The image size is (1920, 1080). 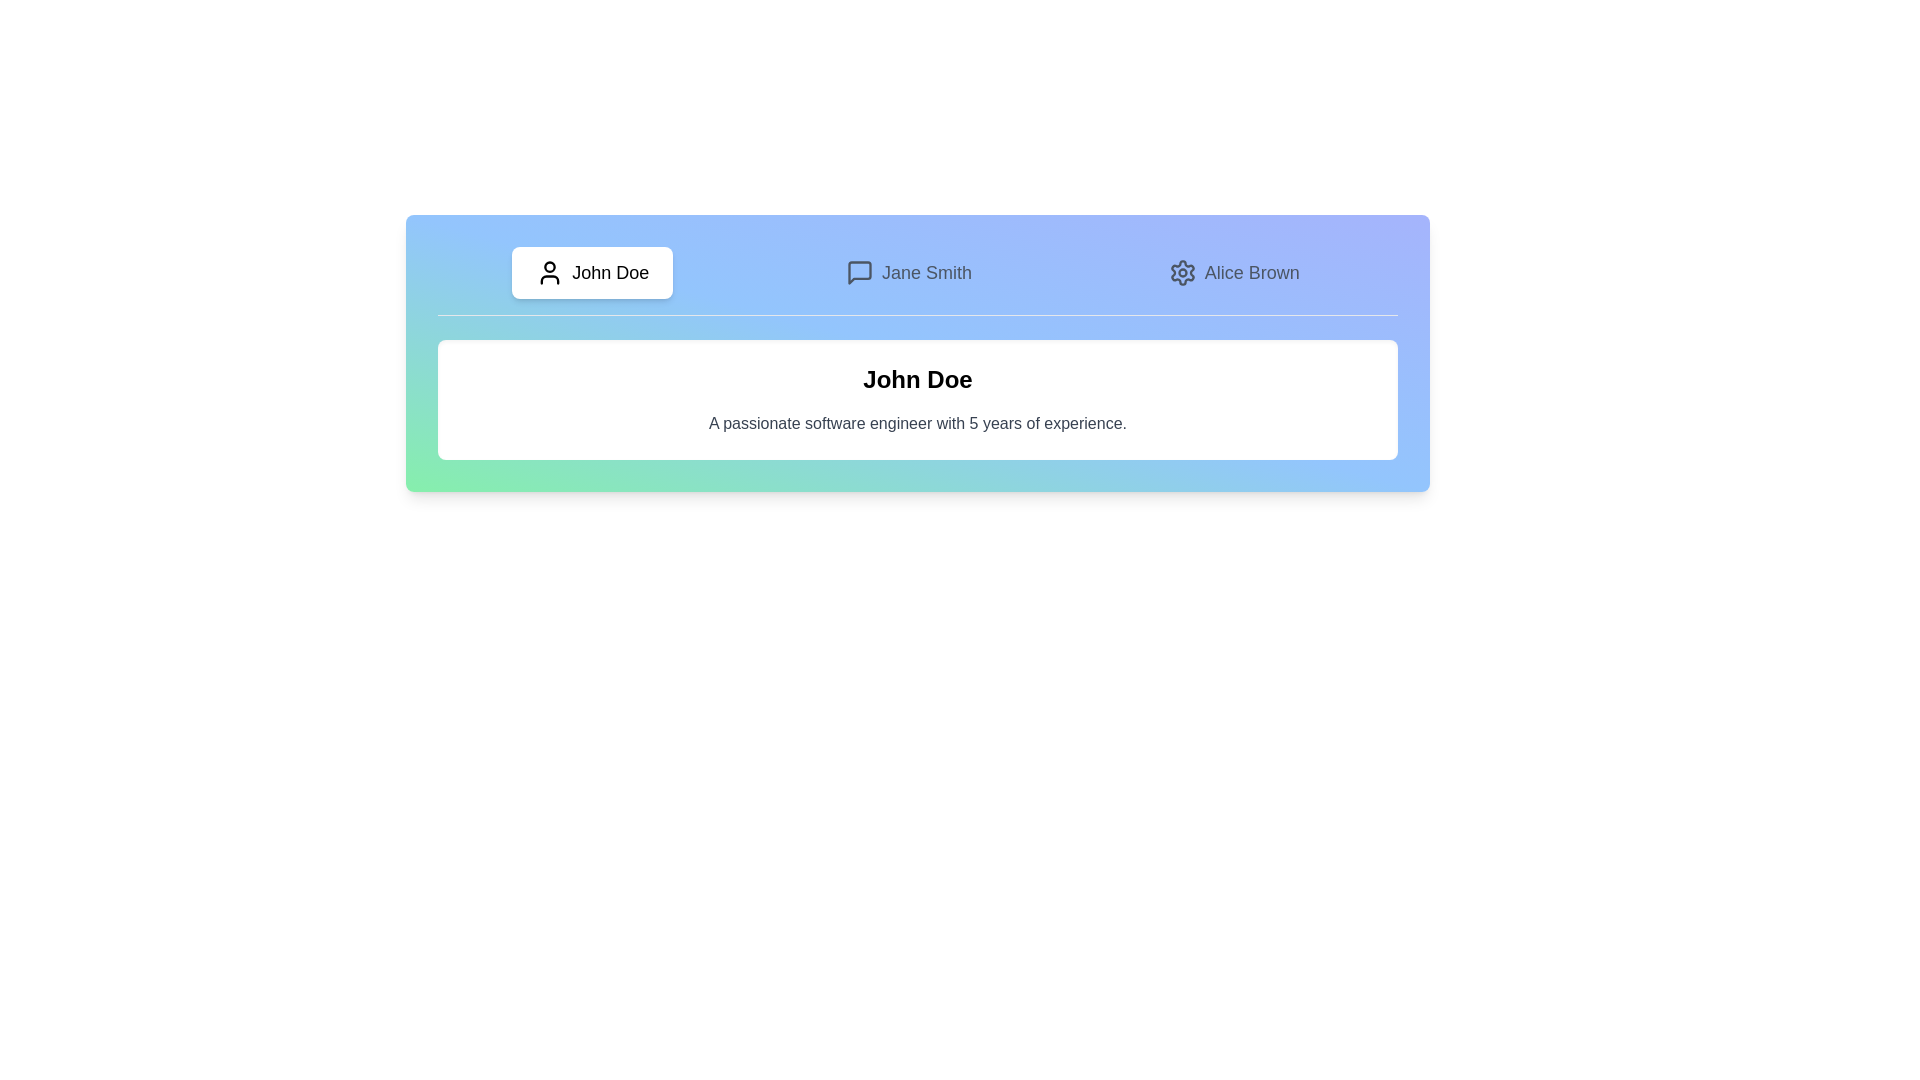 I want to click on the tab corresponding to the user profile Alice Brown, so click(x=1233, y=273).